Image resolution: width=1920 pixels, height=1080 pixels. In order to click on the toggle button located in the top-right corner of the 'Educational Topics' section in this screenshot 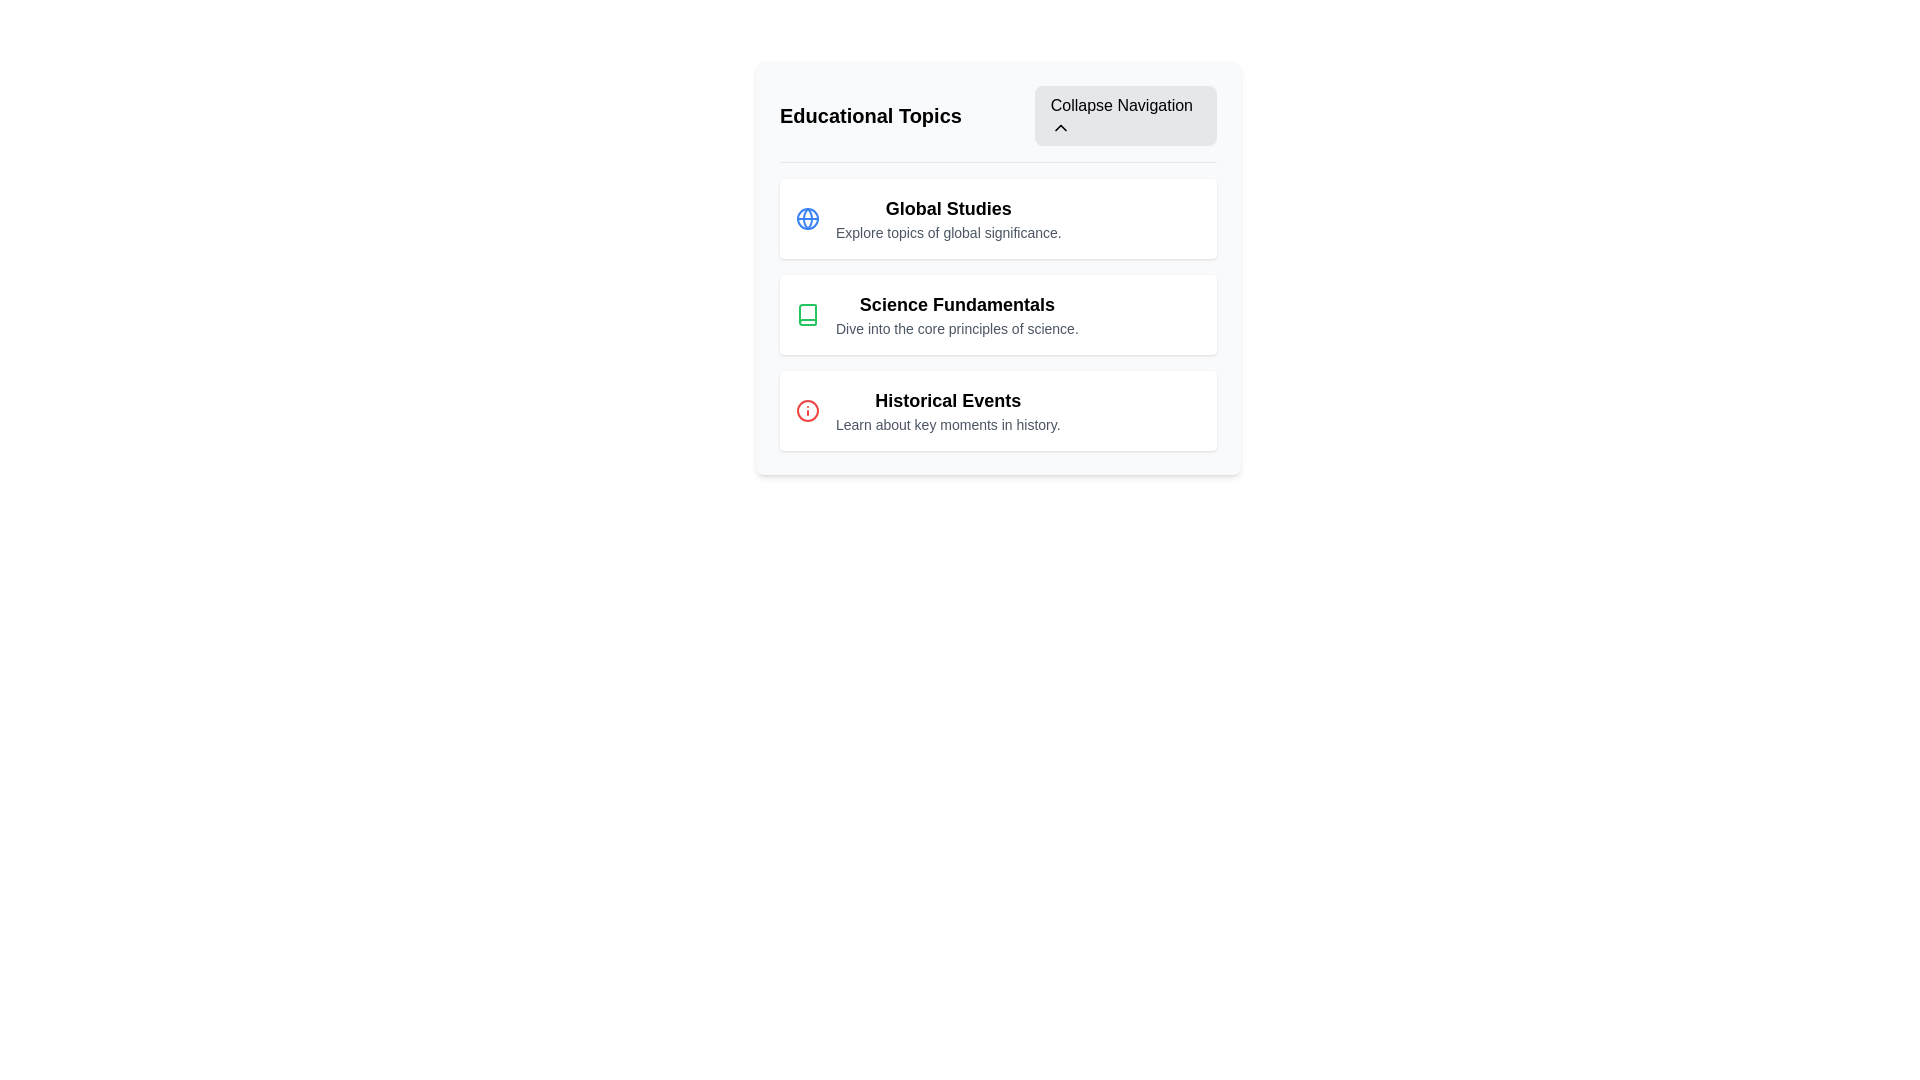, I will do `click(1125, 115)`.